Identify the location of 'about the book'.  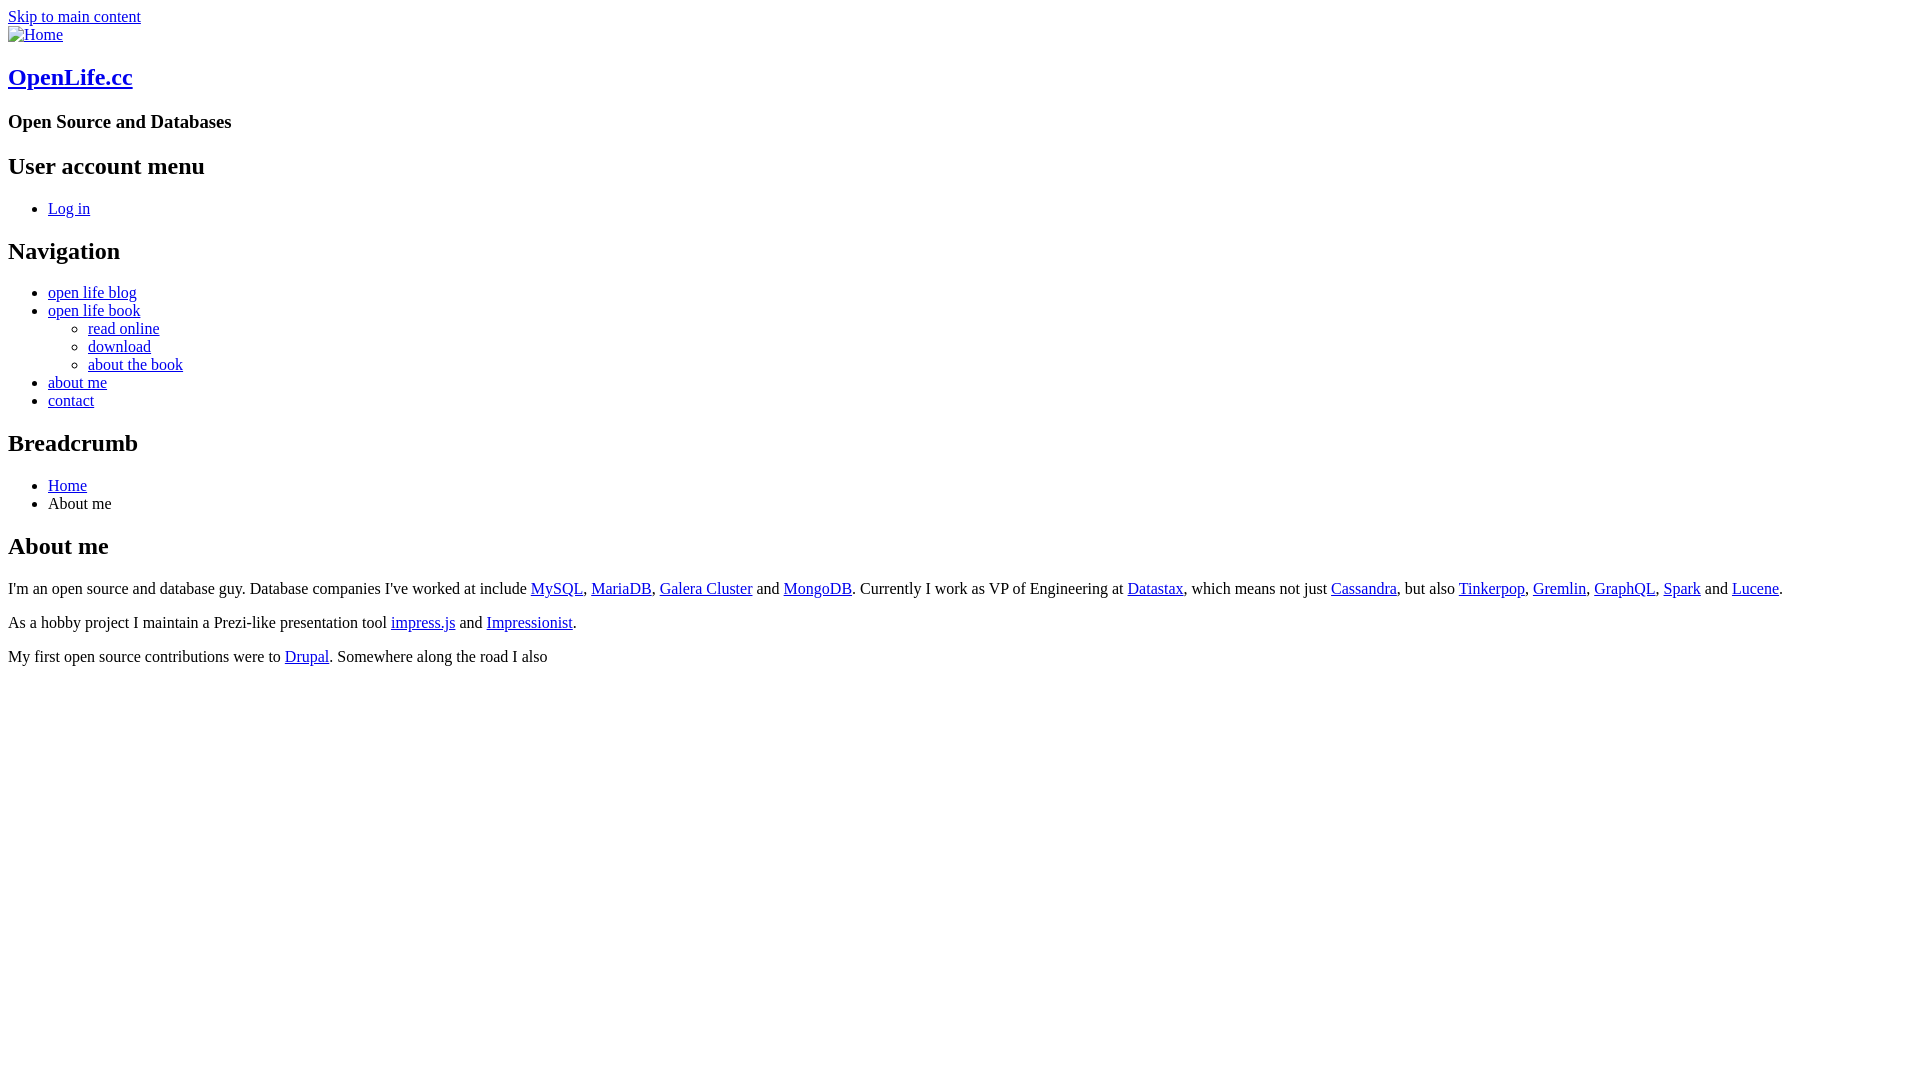
(134, 364).